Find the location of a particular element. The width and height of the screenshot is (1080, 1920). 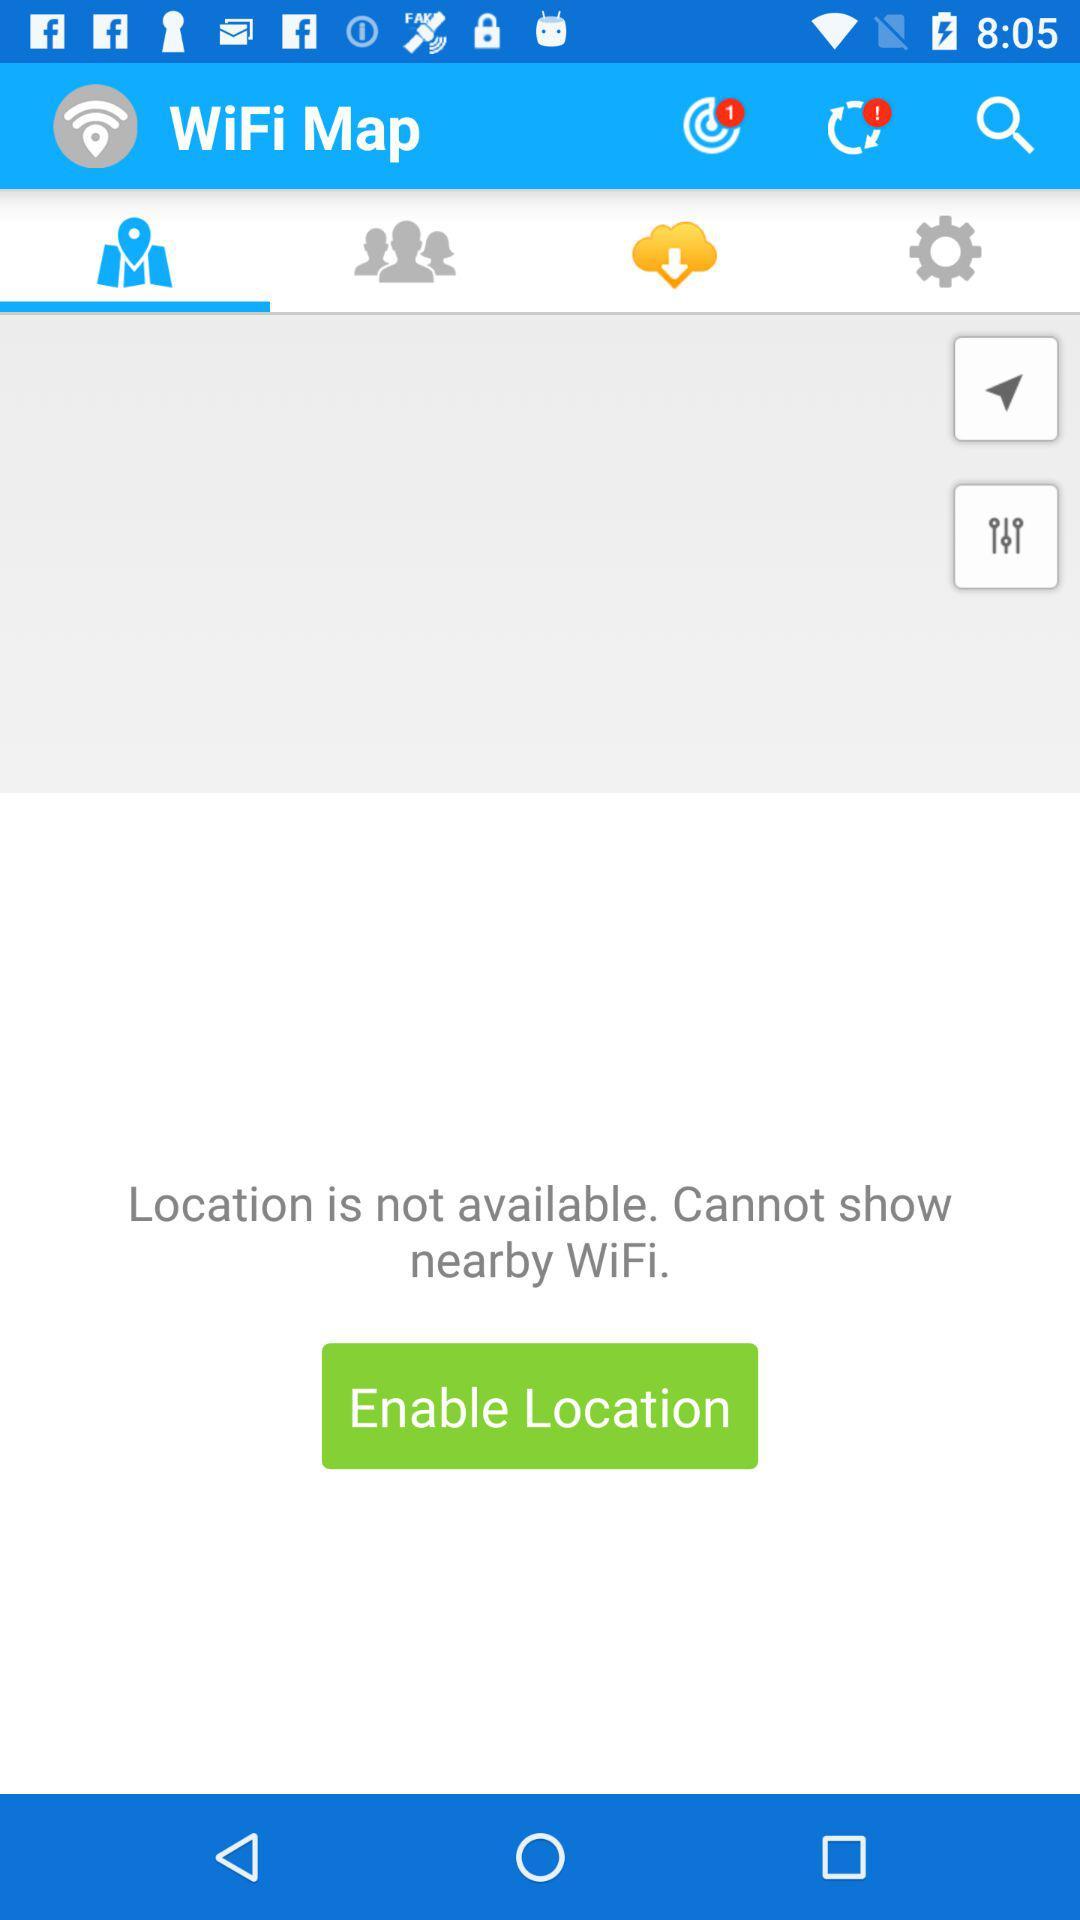

the sliders icon is located at coordinates (1006, 536).